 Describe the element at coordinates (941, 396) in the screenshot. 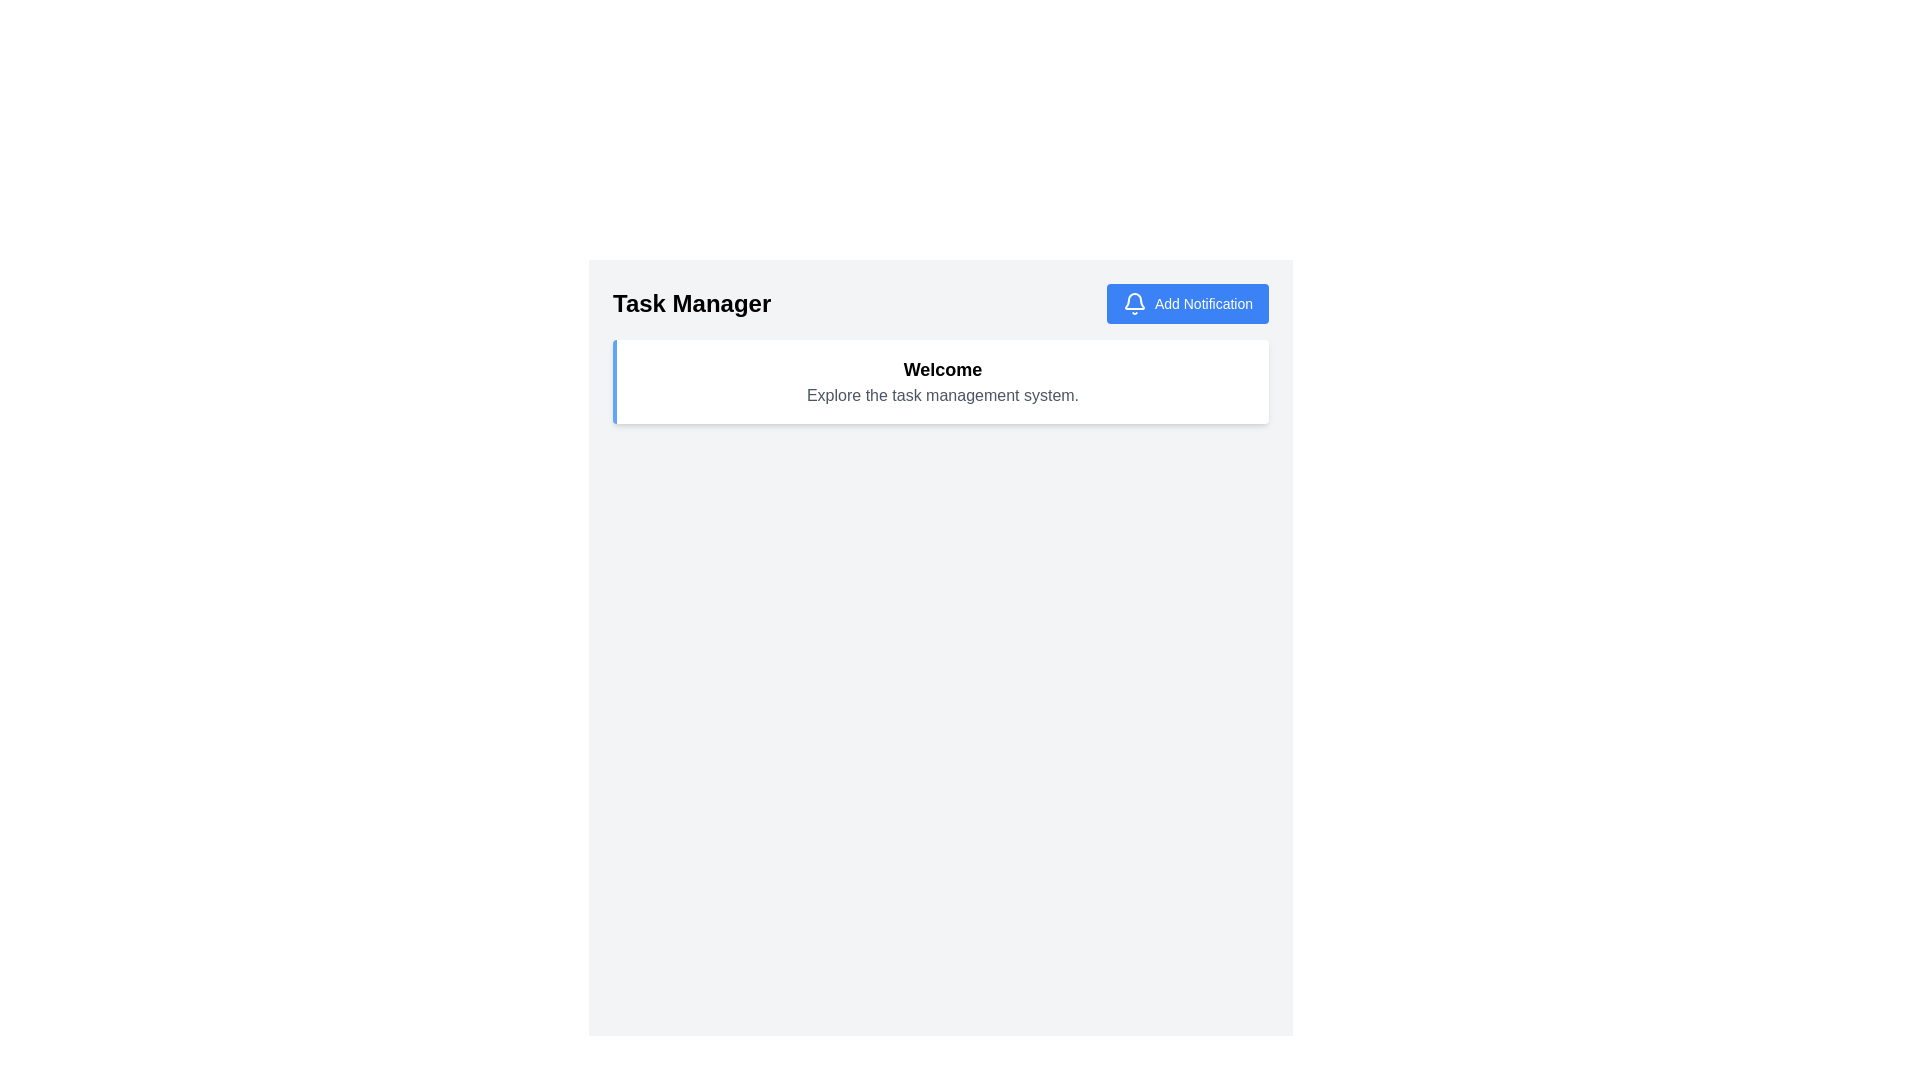

I see `the static informative text that says 'Explore the task management system.' located beneath the heading 'Welcome' in the white panel` at that location.